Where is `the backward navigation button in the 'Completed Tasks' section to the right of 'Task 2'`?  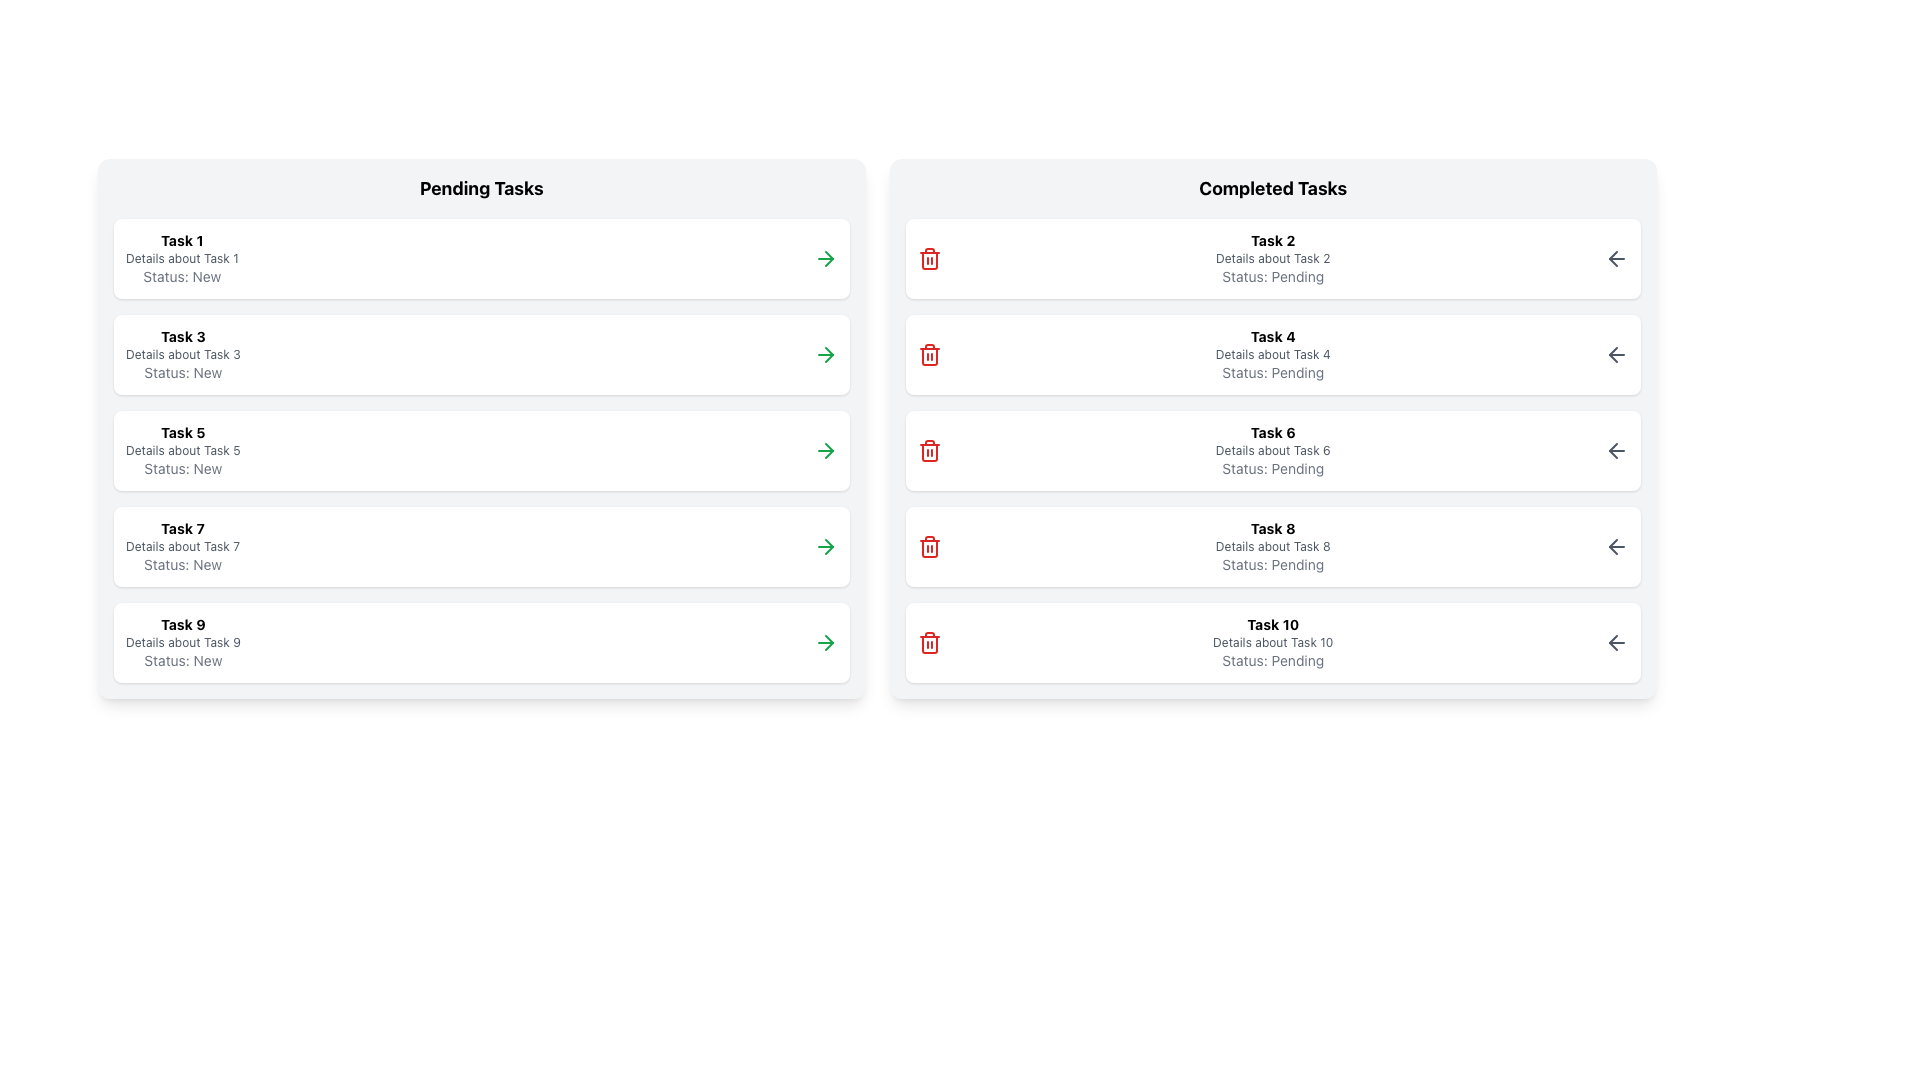
the backward navigation button in the 'Completed Tasks' section to the right of 'Task 2' is located at coordinates (1613, 257).